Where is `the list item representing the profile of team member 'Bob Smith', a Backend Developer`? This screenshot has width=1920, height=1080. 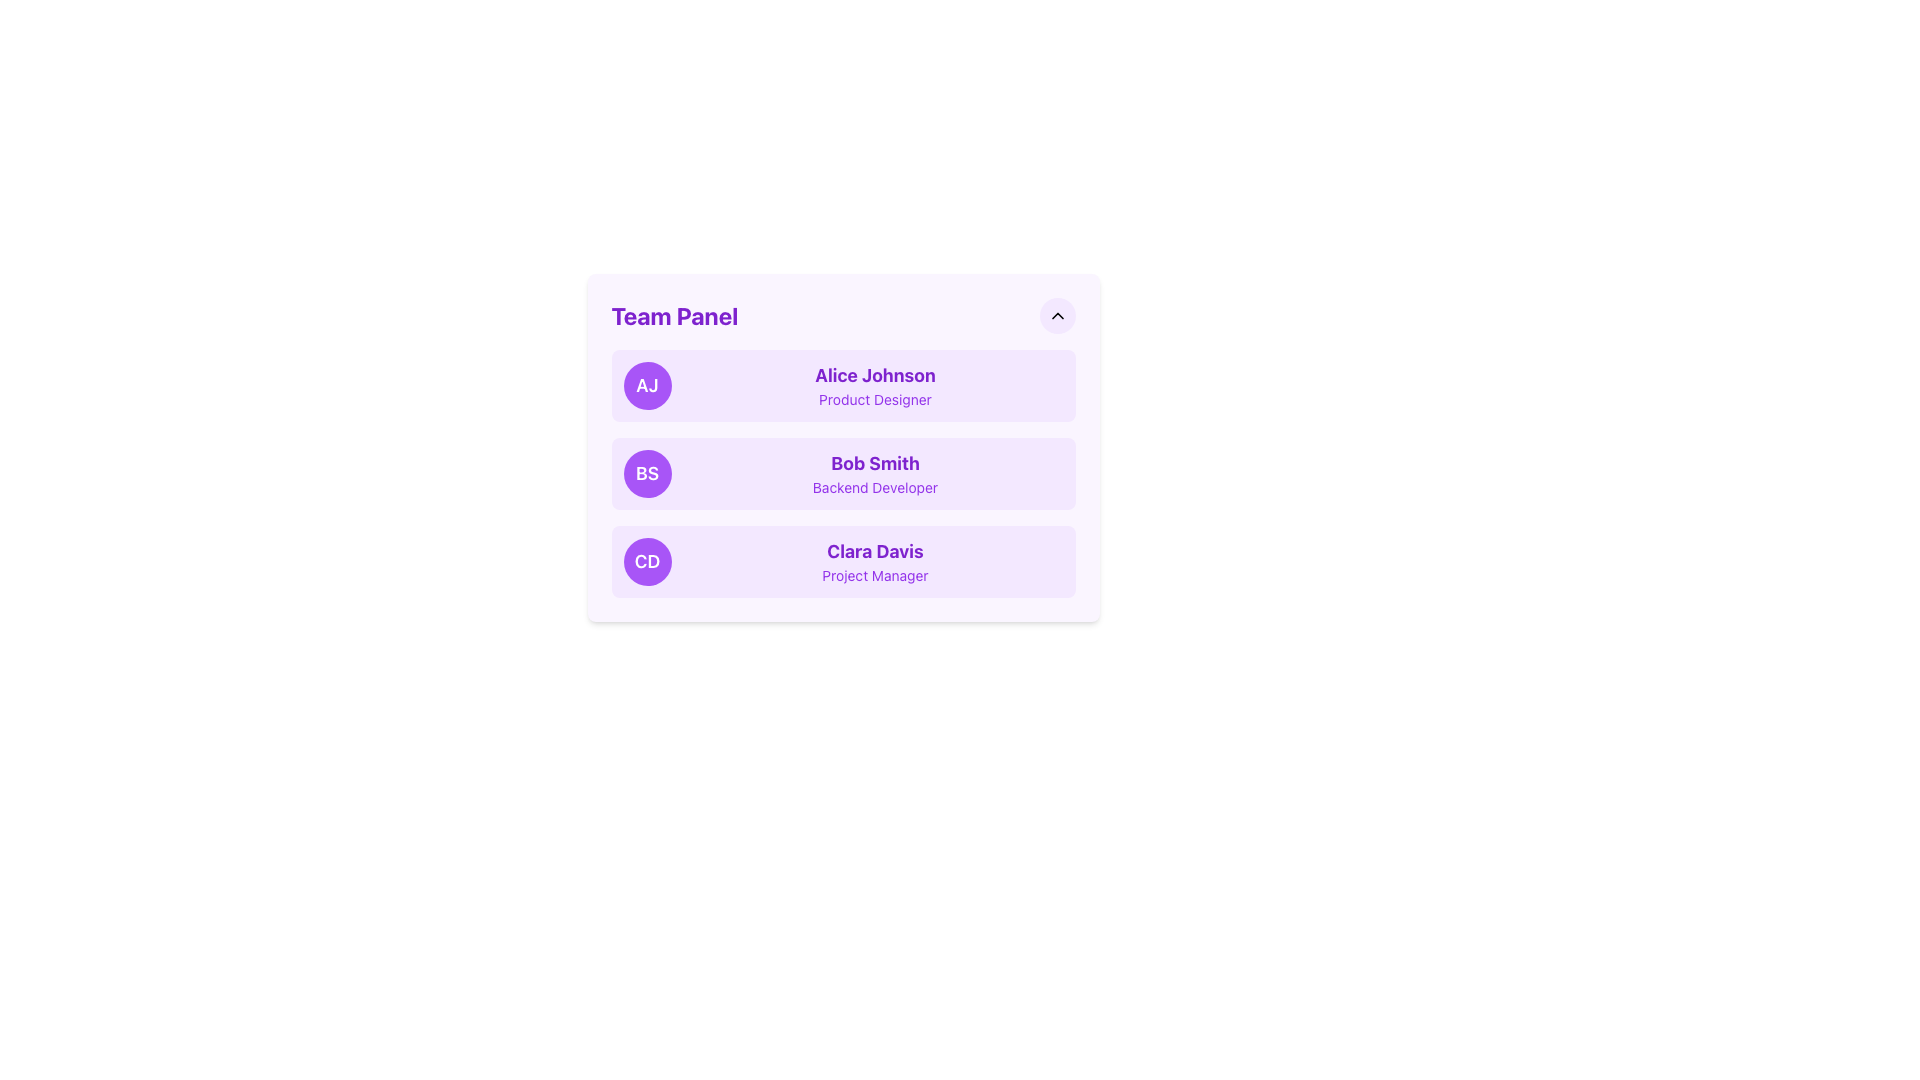
the list item representing the profile of team member 'Bob Smith', a Backend Developer is located at coordinates (843, 474).